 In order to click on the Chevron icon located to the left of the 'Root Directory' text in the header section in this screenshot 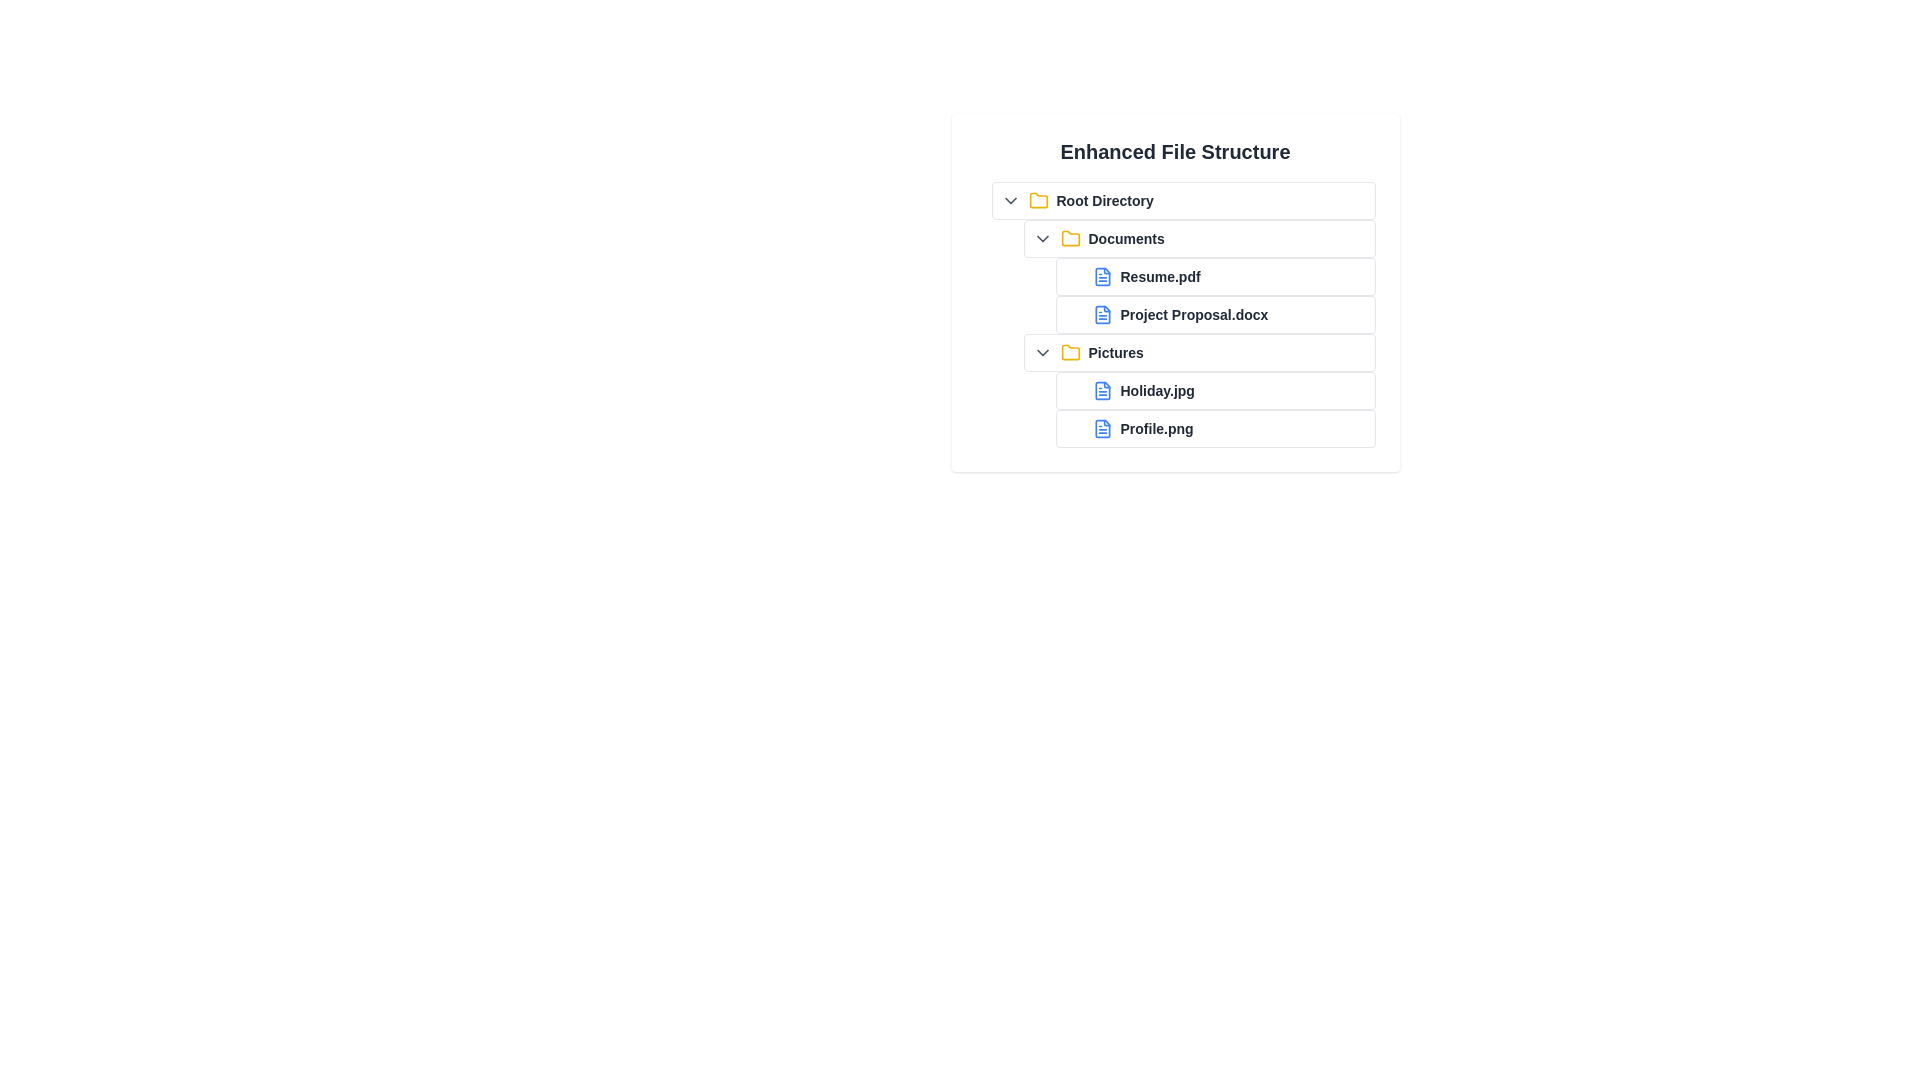, I will do `click(1010, 200)`.